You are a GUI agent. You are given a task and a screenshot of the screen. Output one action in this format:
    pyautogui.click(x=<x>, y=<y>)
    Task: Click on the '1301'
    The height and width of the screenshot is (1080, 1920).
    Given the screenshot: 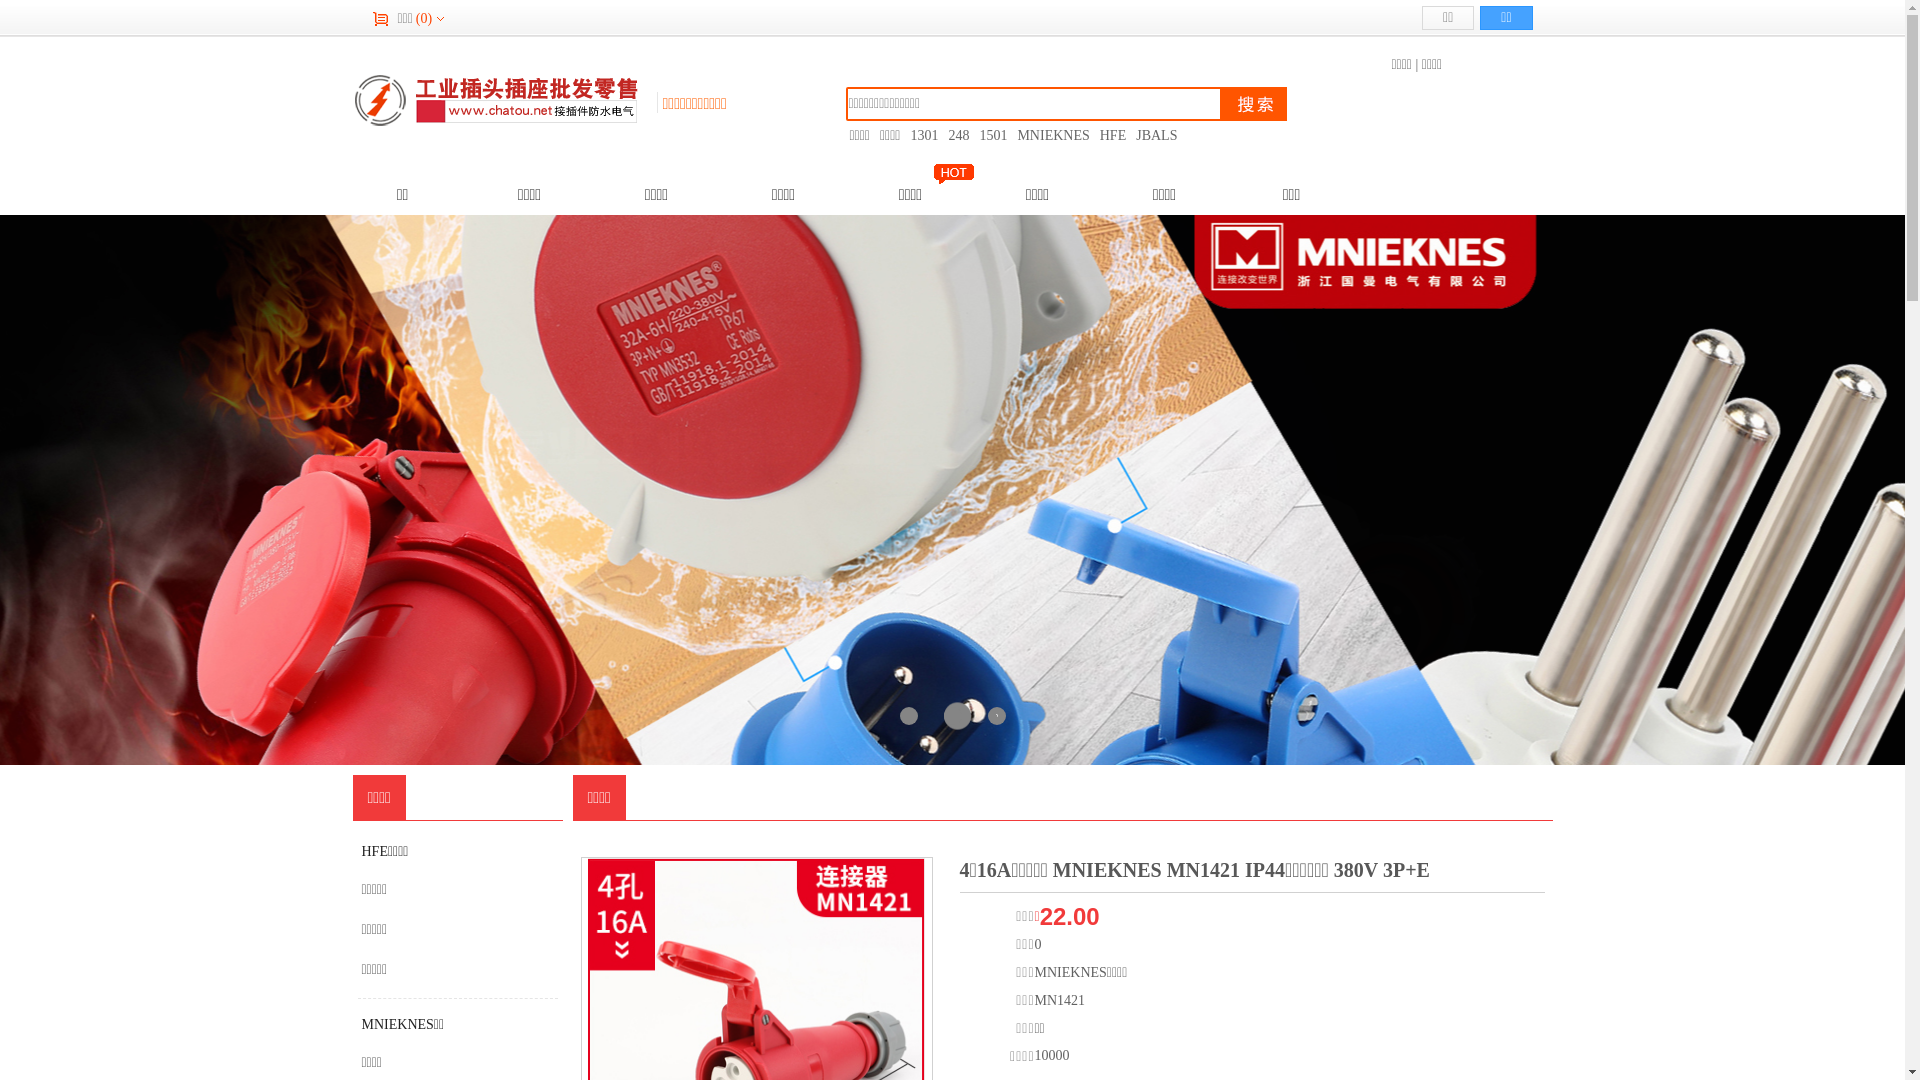 What is the action you would take?
    pyautogui.click(x=922, y=135)
    